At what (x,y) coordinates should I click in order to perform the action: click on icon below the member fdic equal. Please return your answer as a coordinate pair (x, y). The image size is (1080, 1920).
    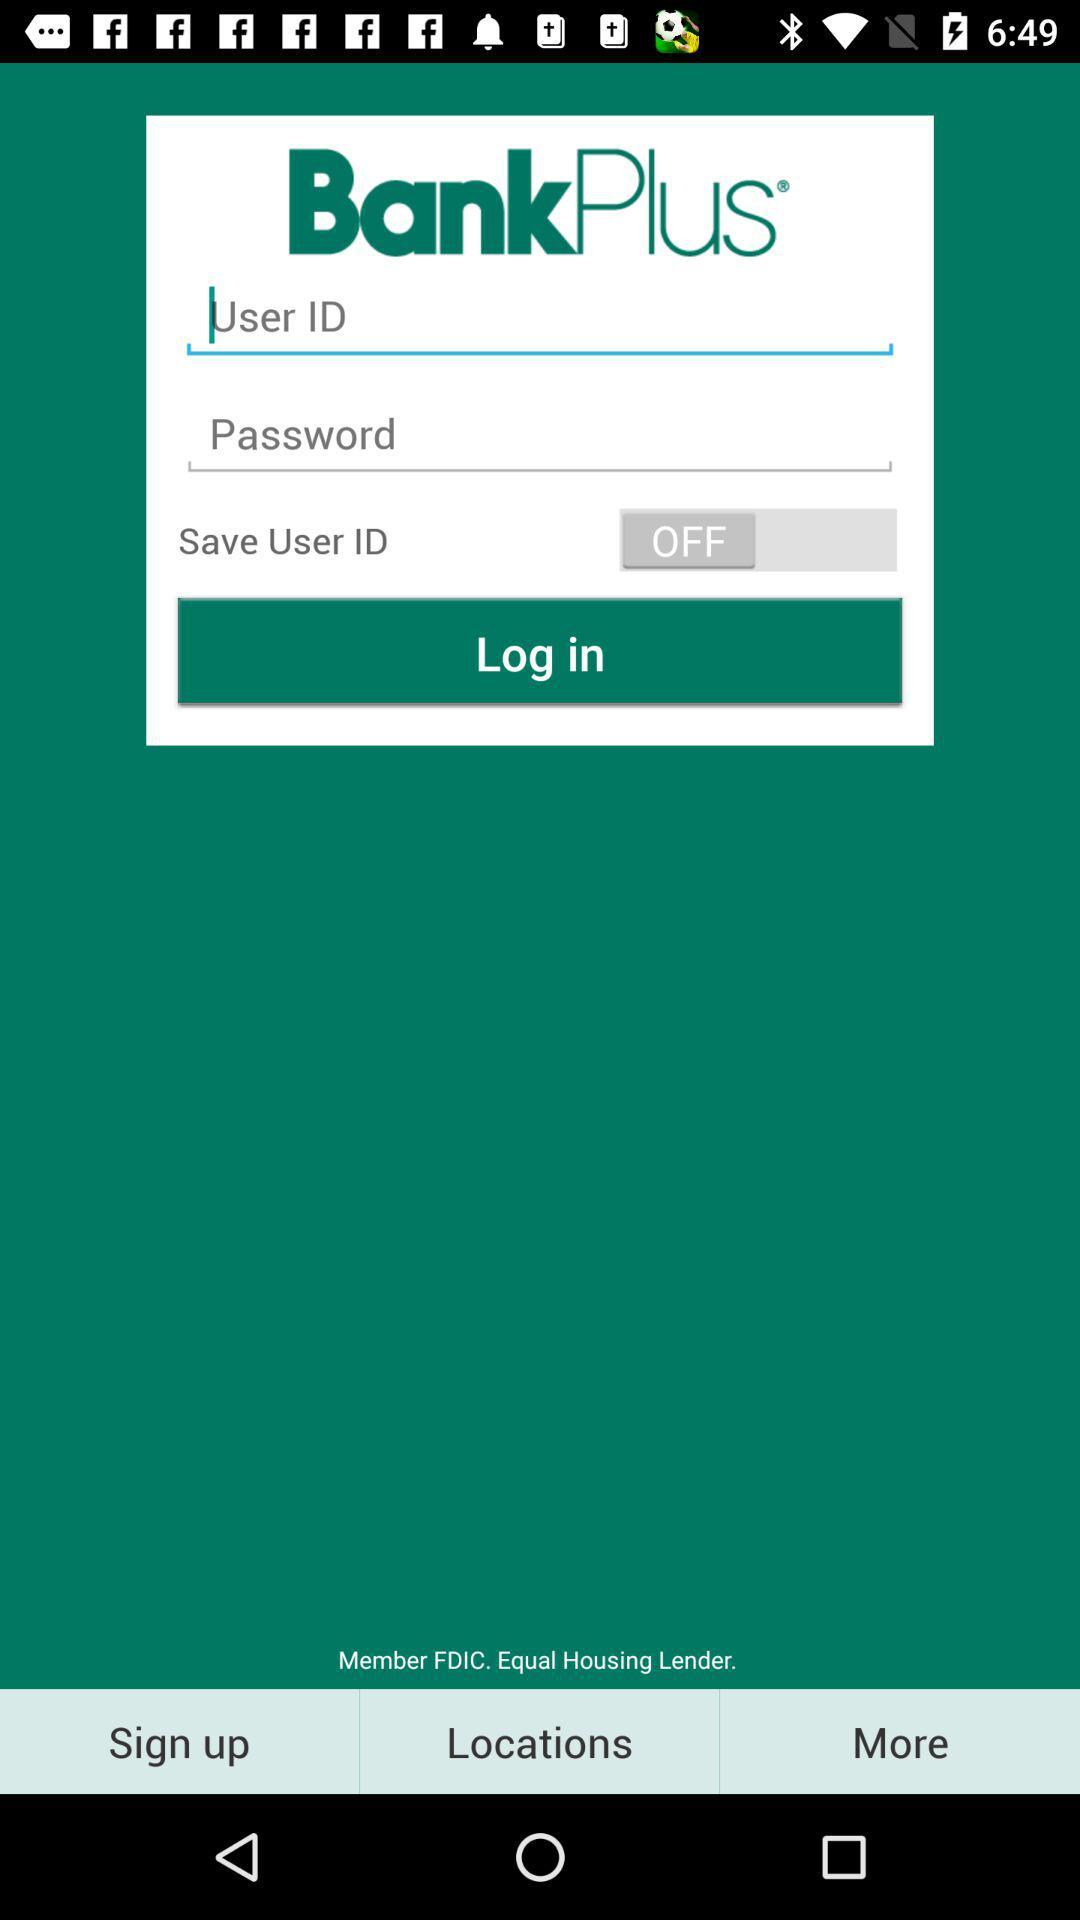
    Looking at the image, I should click on (538, 1740).